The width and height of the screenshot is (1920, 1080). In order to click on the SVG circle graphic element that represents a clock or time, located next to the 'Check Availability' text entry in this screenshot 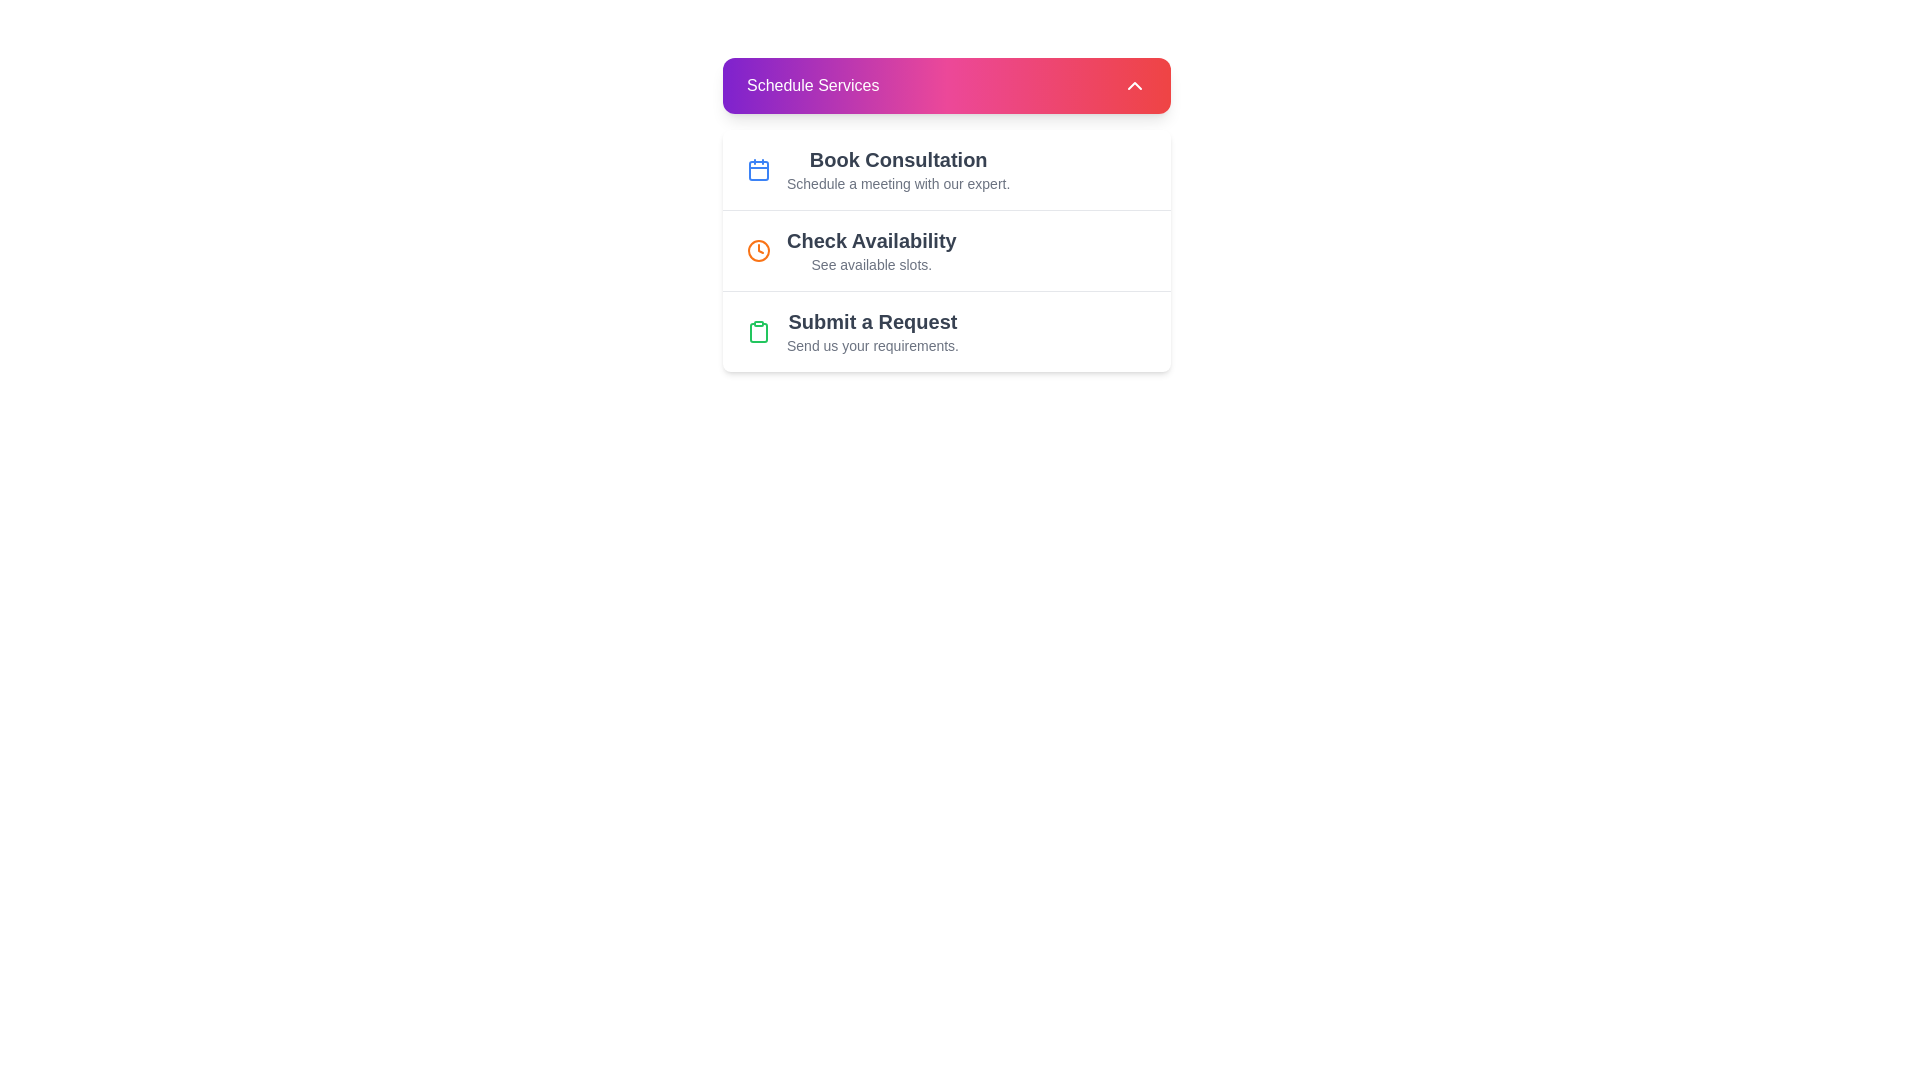, I will do `click(757, 249)`.